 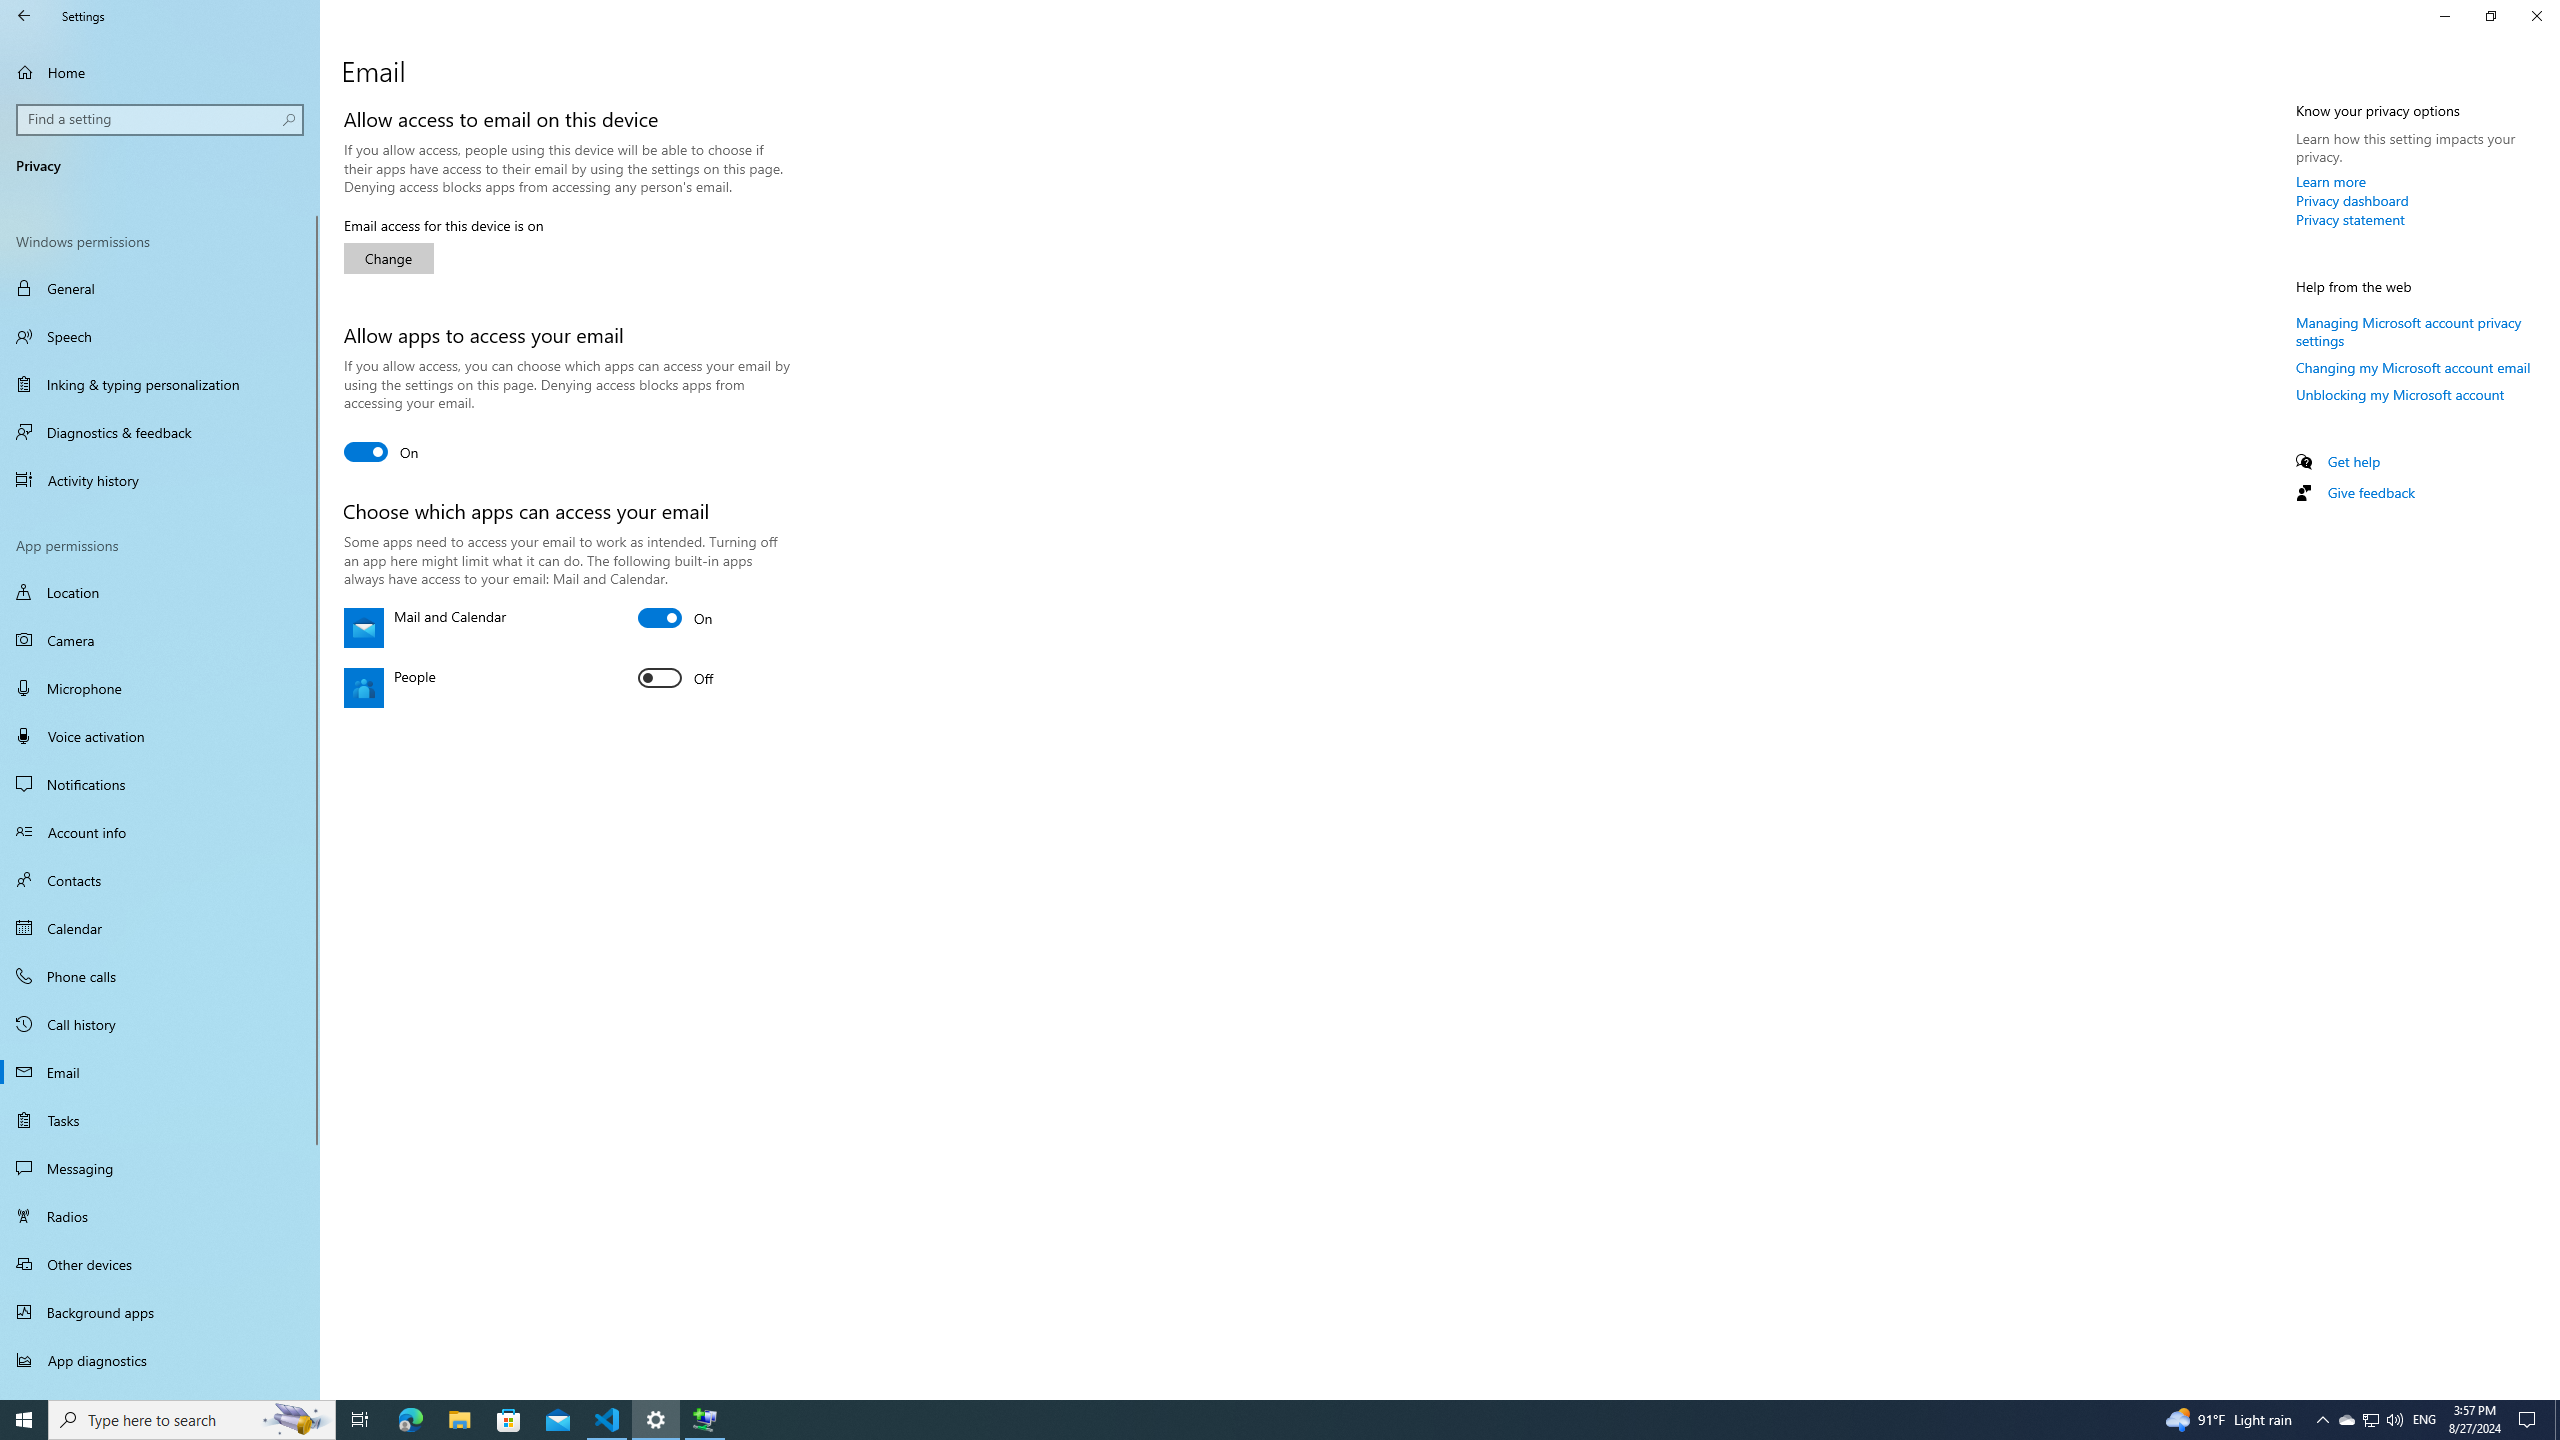 What do you see at coordinates (159, 1359) in the screenshot?
I see `'App diagnostics'` at bounding box center [159, 1359].